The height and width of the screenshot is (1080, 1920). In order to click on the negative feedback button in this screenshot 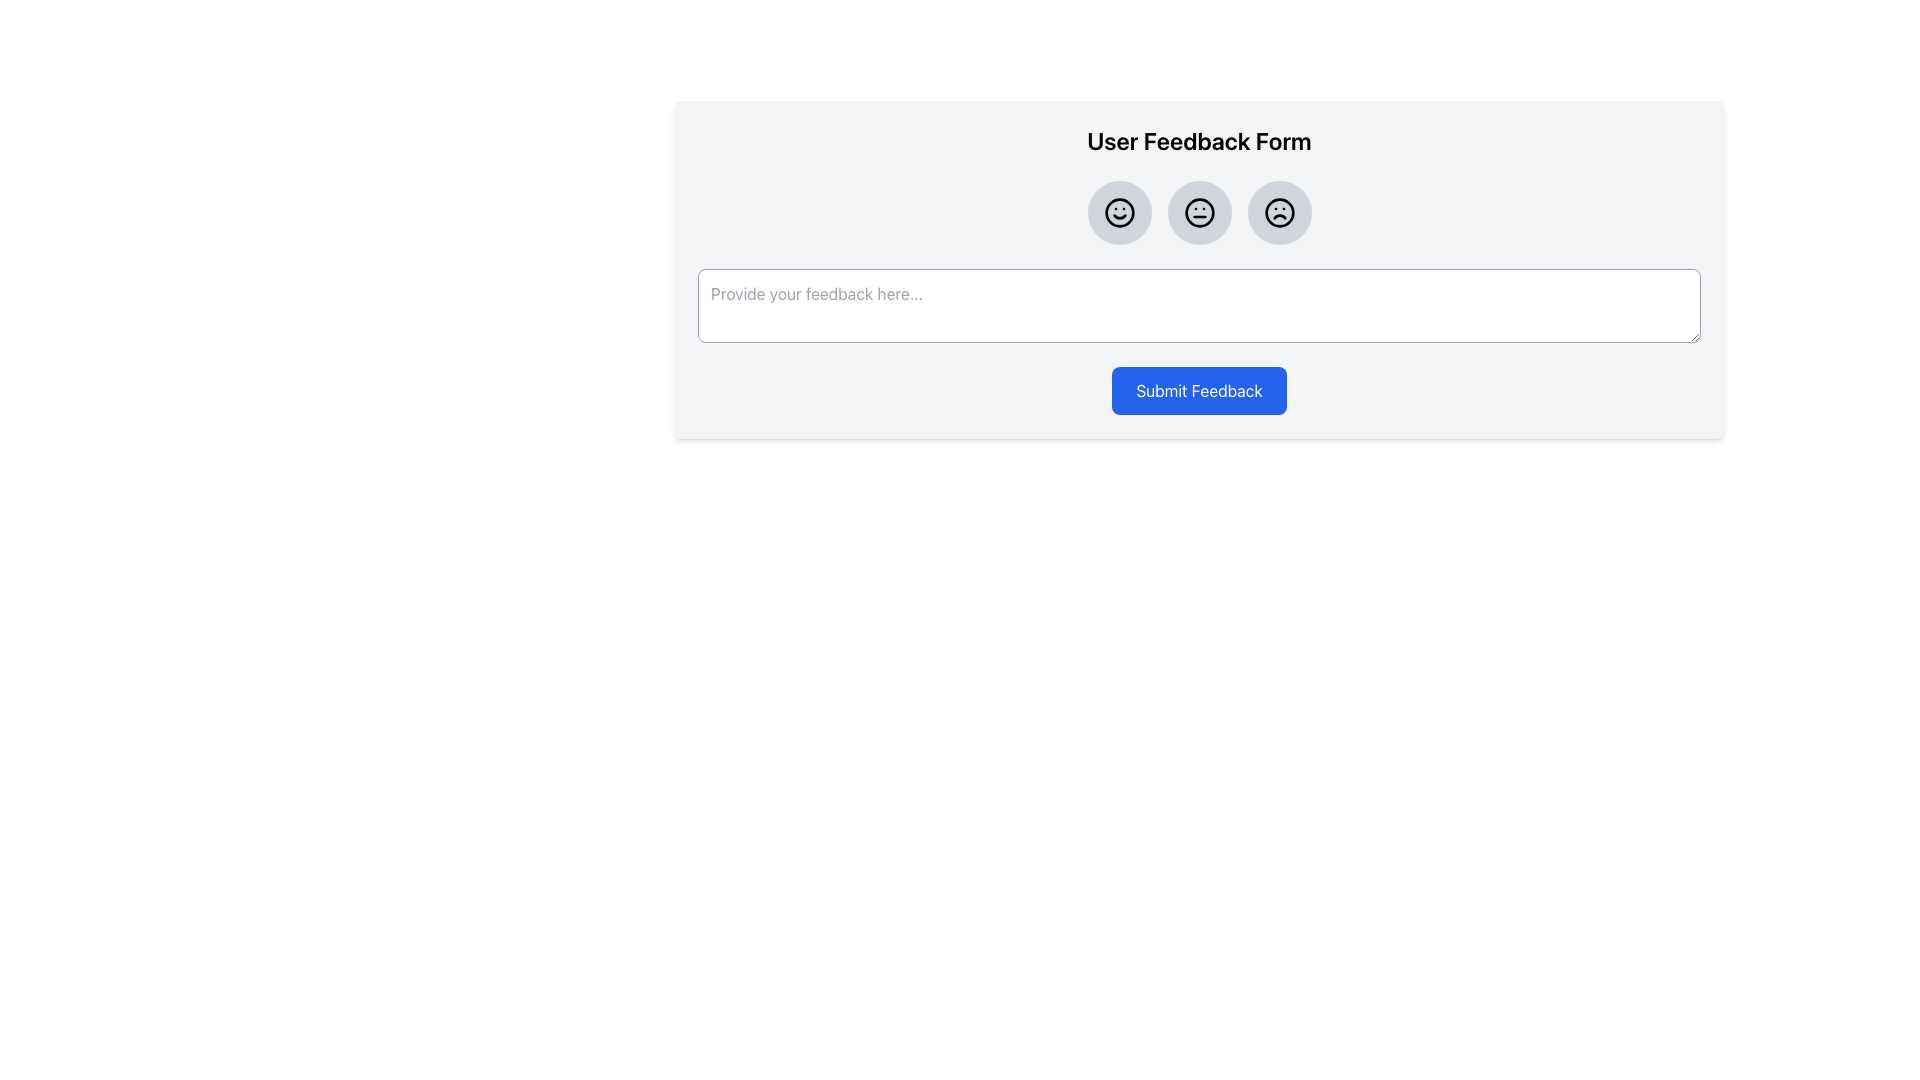, I will do `click(1278, 212)`.